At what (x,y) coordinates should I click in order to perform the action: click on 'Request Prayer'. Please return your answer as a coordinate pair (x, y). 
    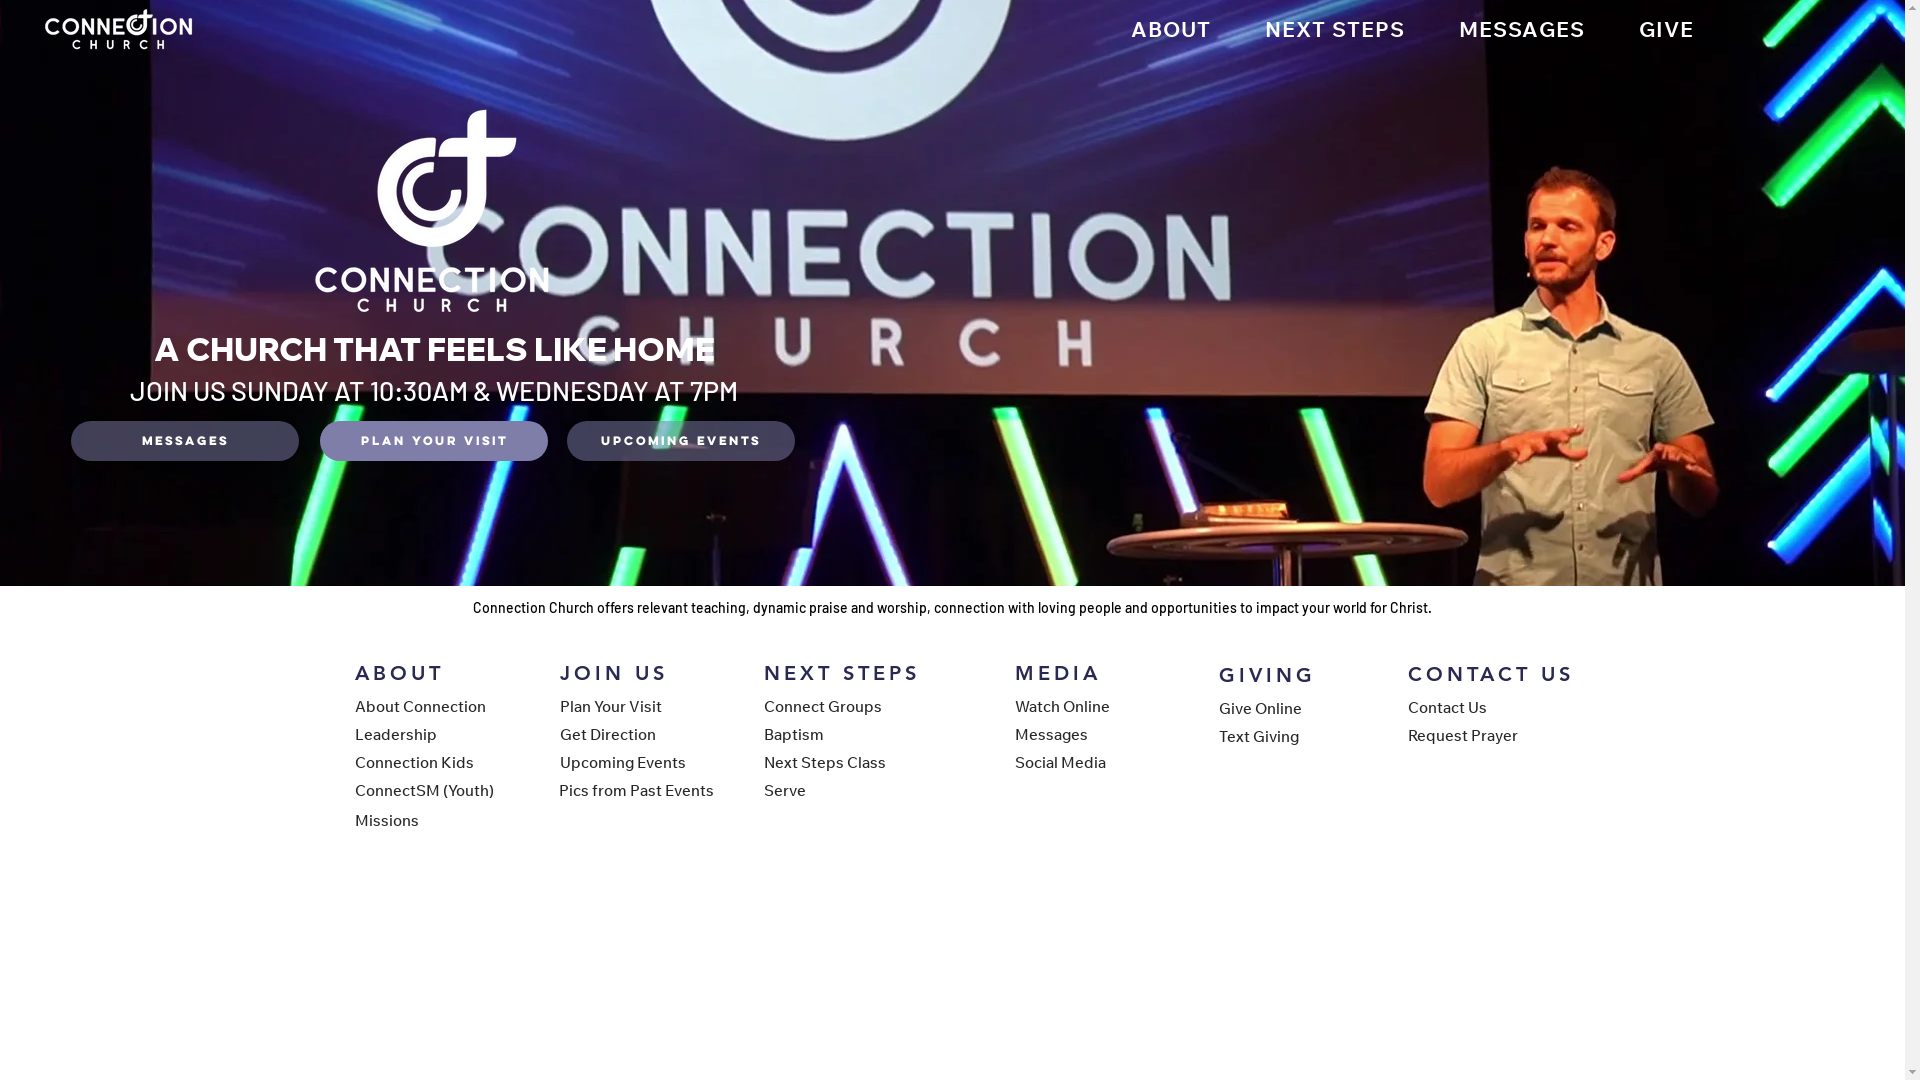
    Looking at the image, I should click on (1478, 735).